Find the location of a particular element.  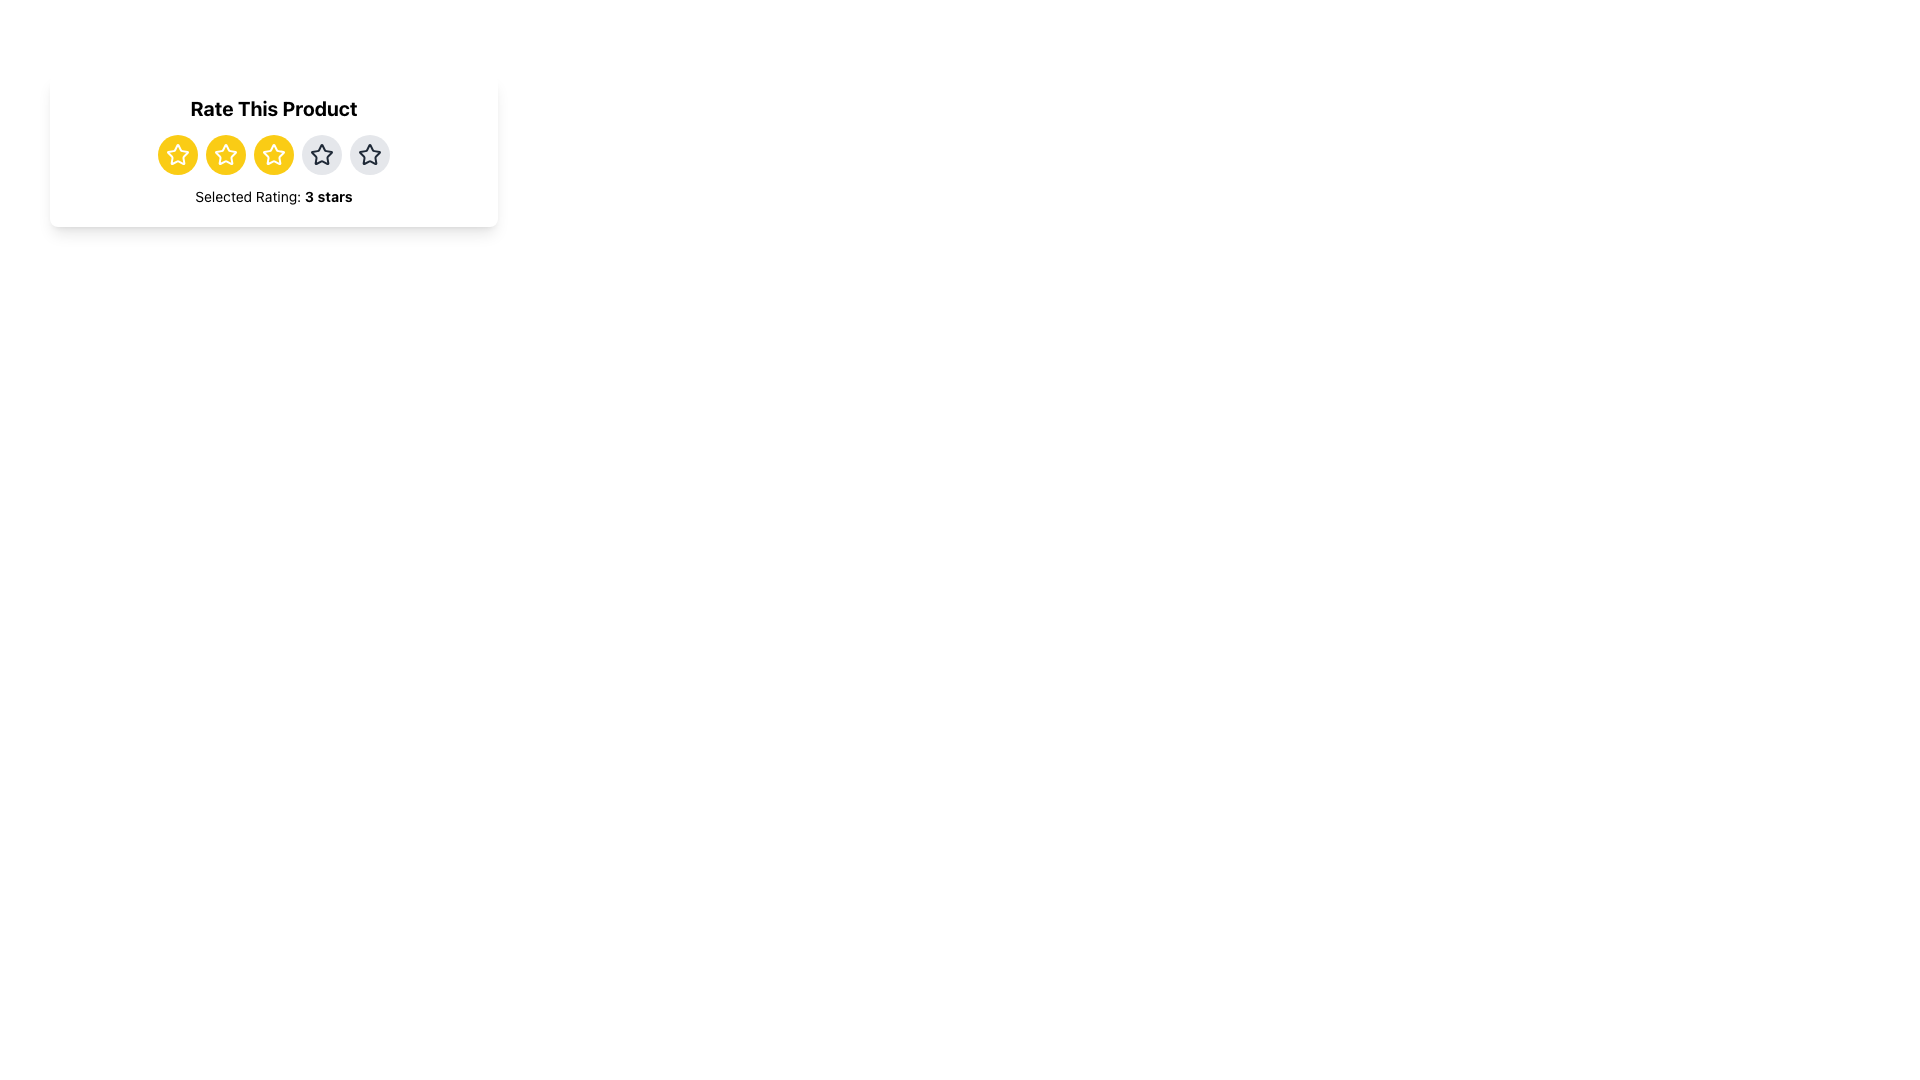

the third star SVG icon in the 5-star rating system, which is located in the center of the card displaying 'Rate This Product' is located at coordinates (177, 153).